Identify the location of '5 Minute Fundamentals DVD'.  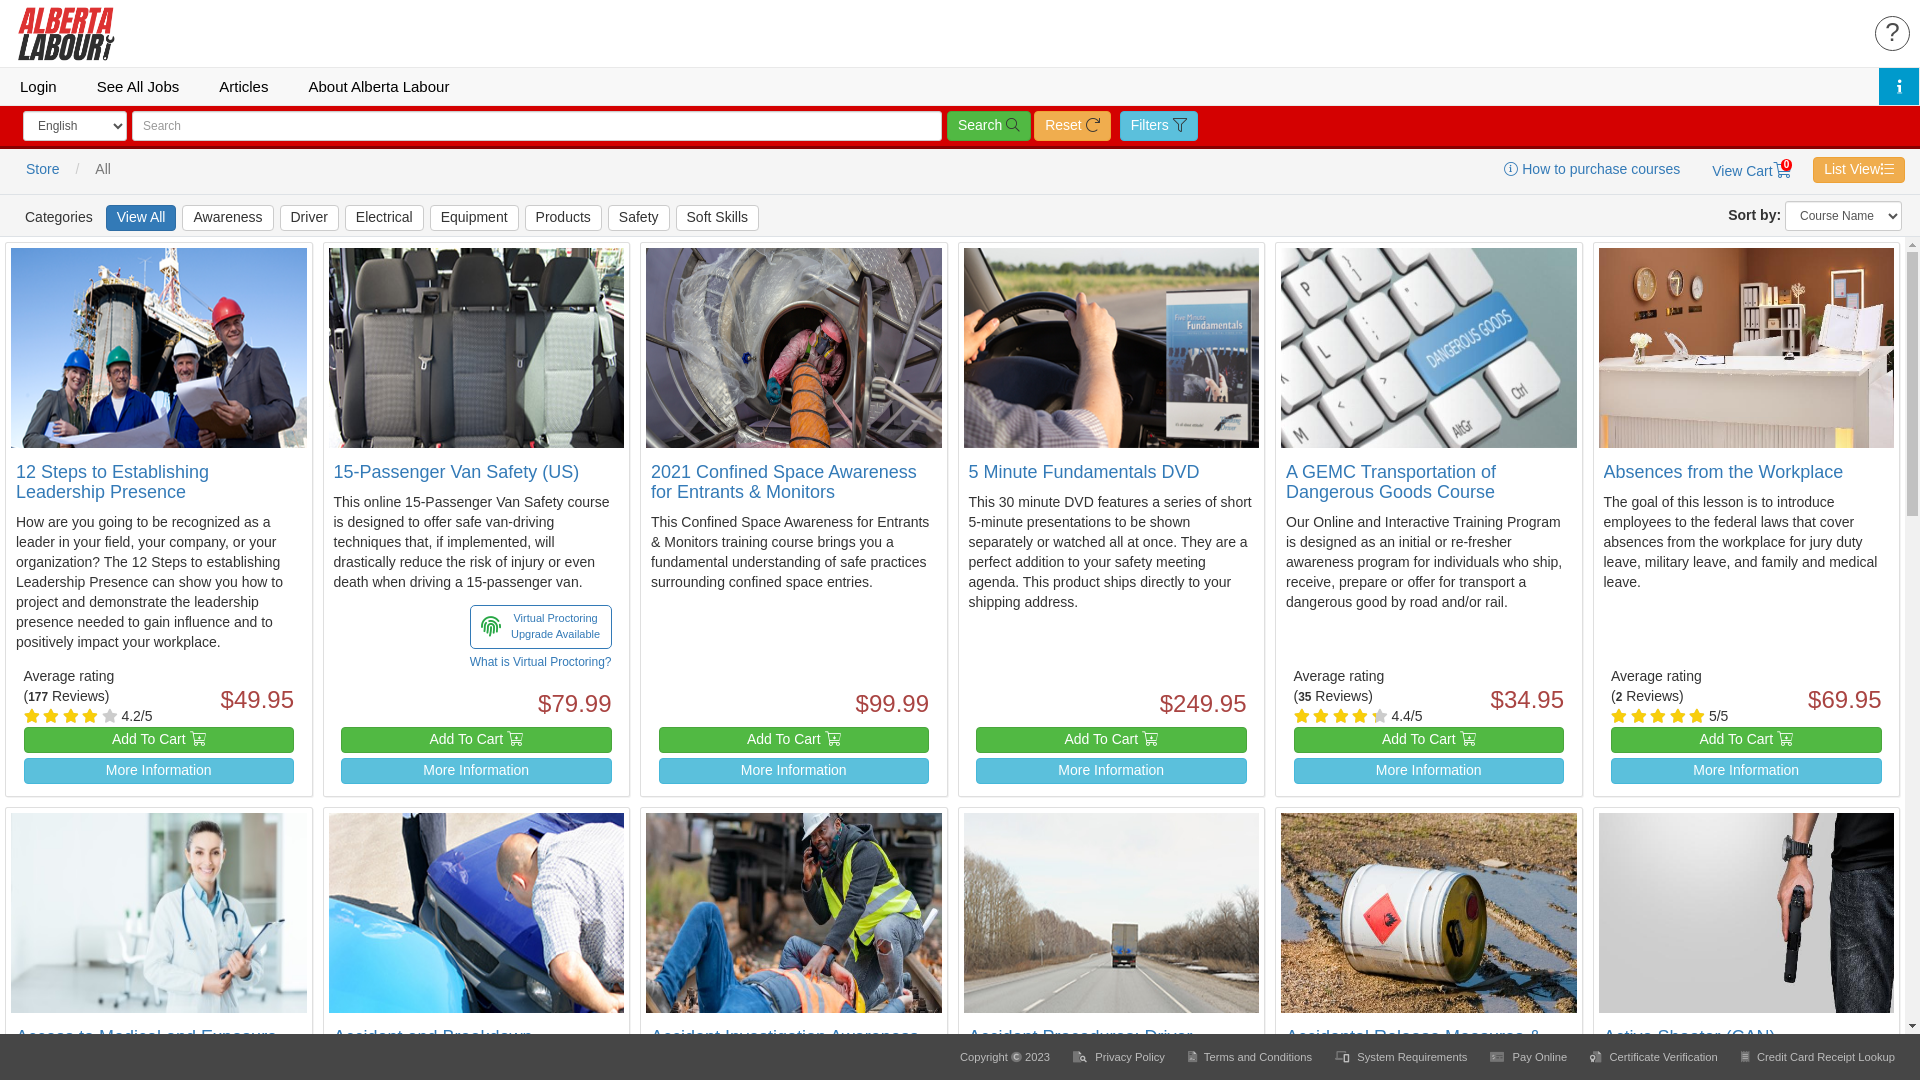
(1082, 471).